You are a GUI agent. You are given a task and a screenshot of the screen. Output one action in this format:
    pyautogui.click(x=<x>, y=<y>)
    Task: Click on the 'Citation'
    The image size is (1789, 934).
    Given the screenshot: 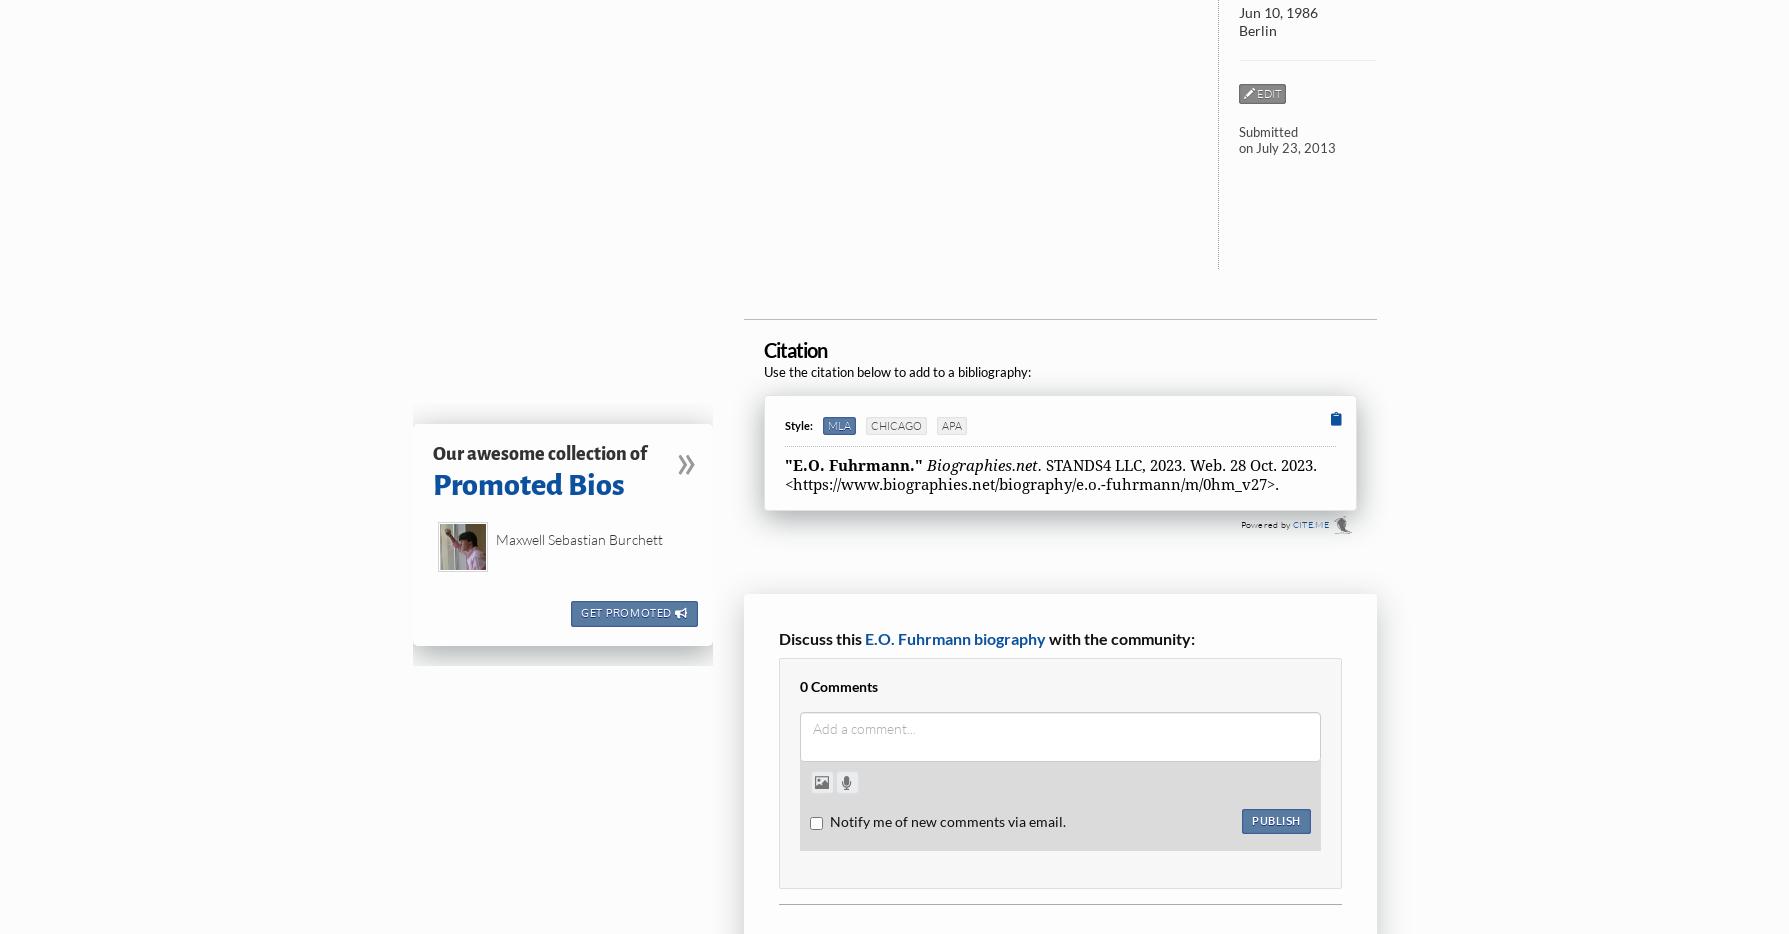 What is the action you would take?
    pyautogui.click(x=794, y=349)
    